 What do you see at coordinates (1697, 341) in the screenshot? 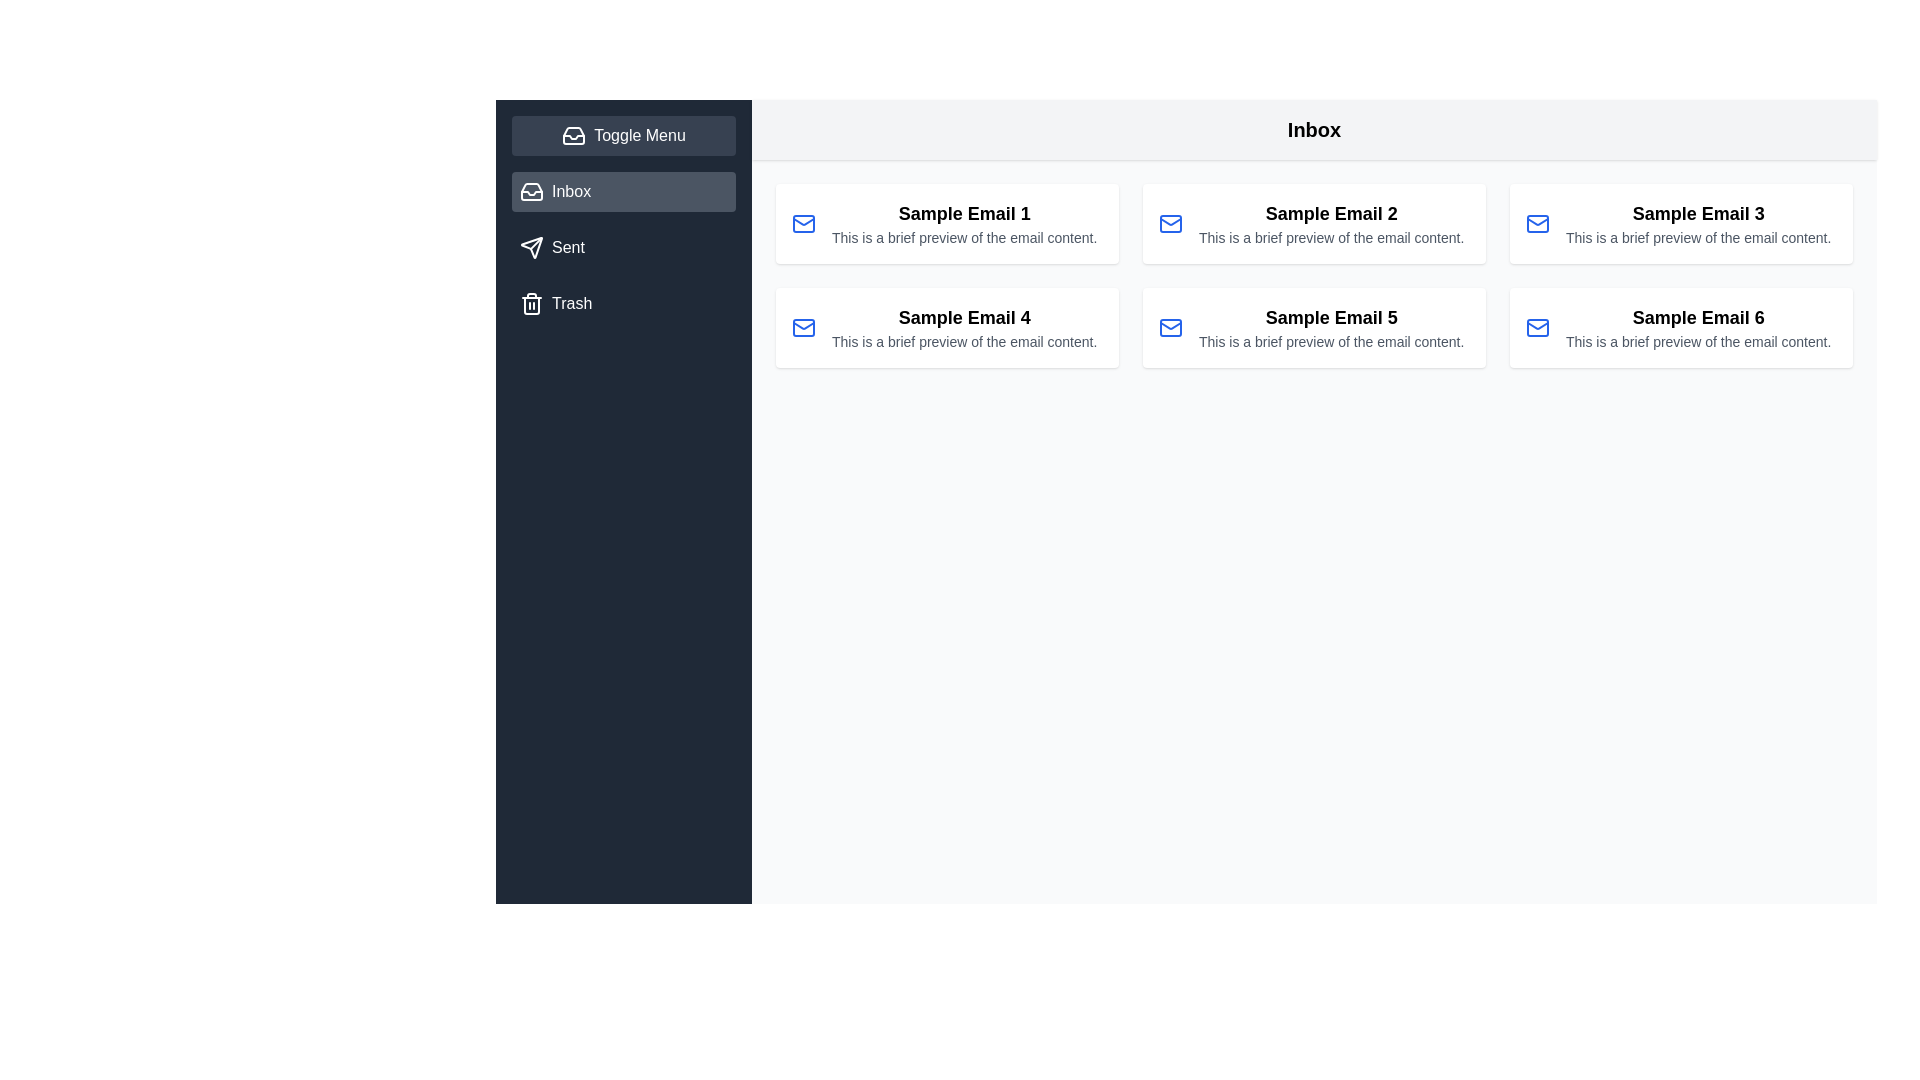
I see `the text element displaying 'This is a brief preview of the email content.' which is styled in gray and positioned below the title 'Sample Email 6'` at bounding box center [1697, 341].